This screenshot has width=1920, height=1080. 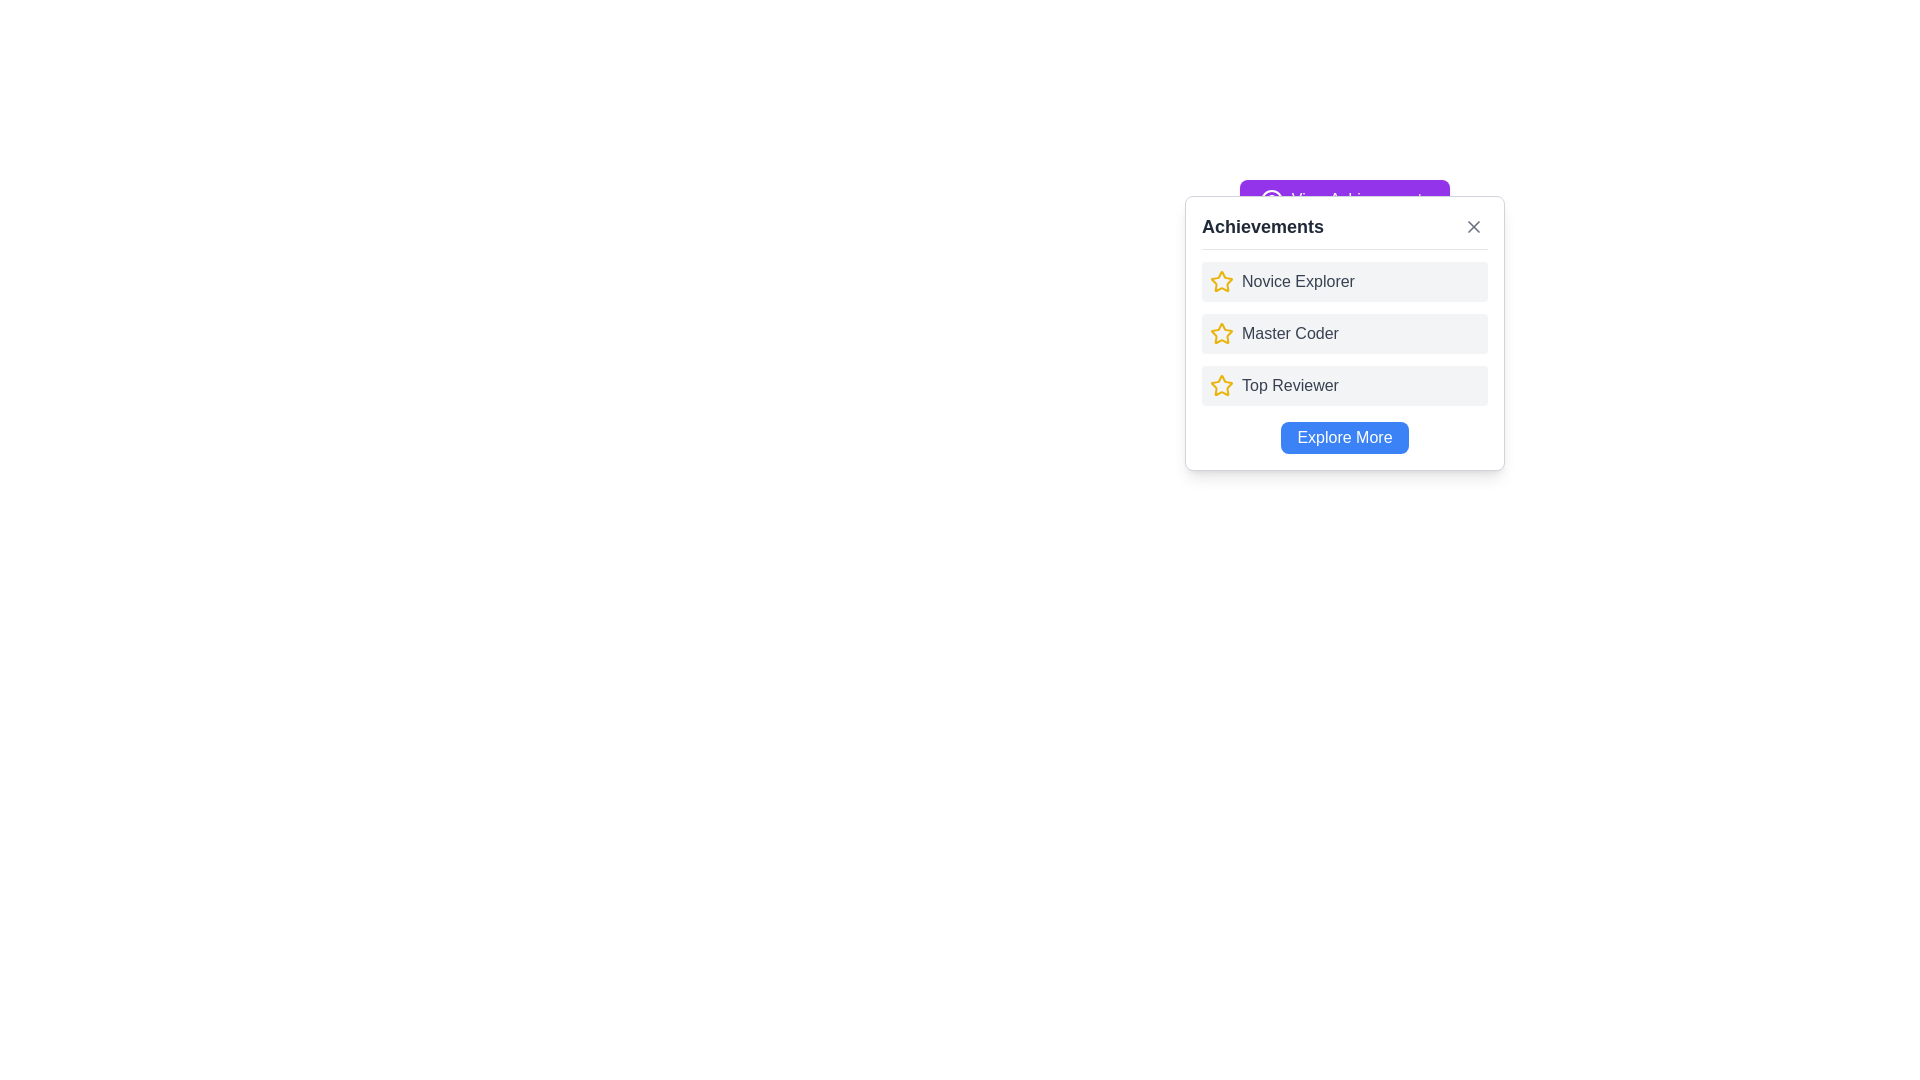 I want to click on text label for the achievement titled 'Novice Explorer', which is the first entry in the achievements panel, positioned to the right of a yellow star icon, so click(x=1298, y=281).